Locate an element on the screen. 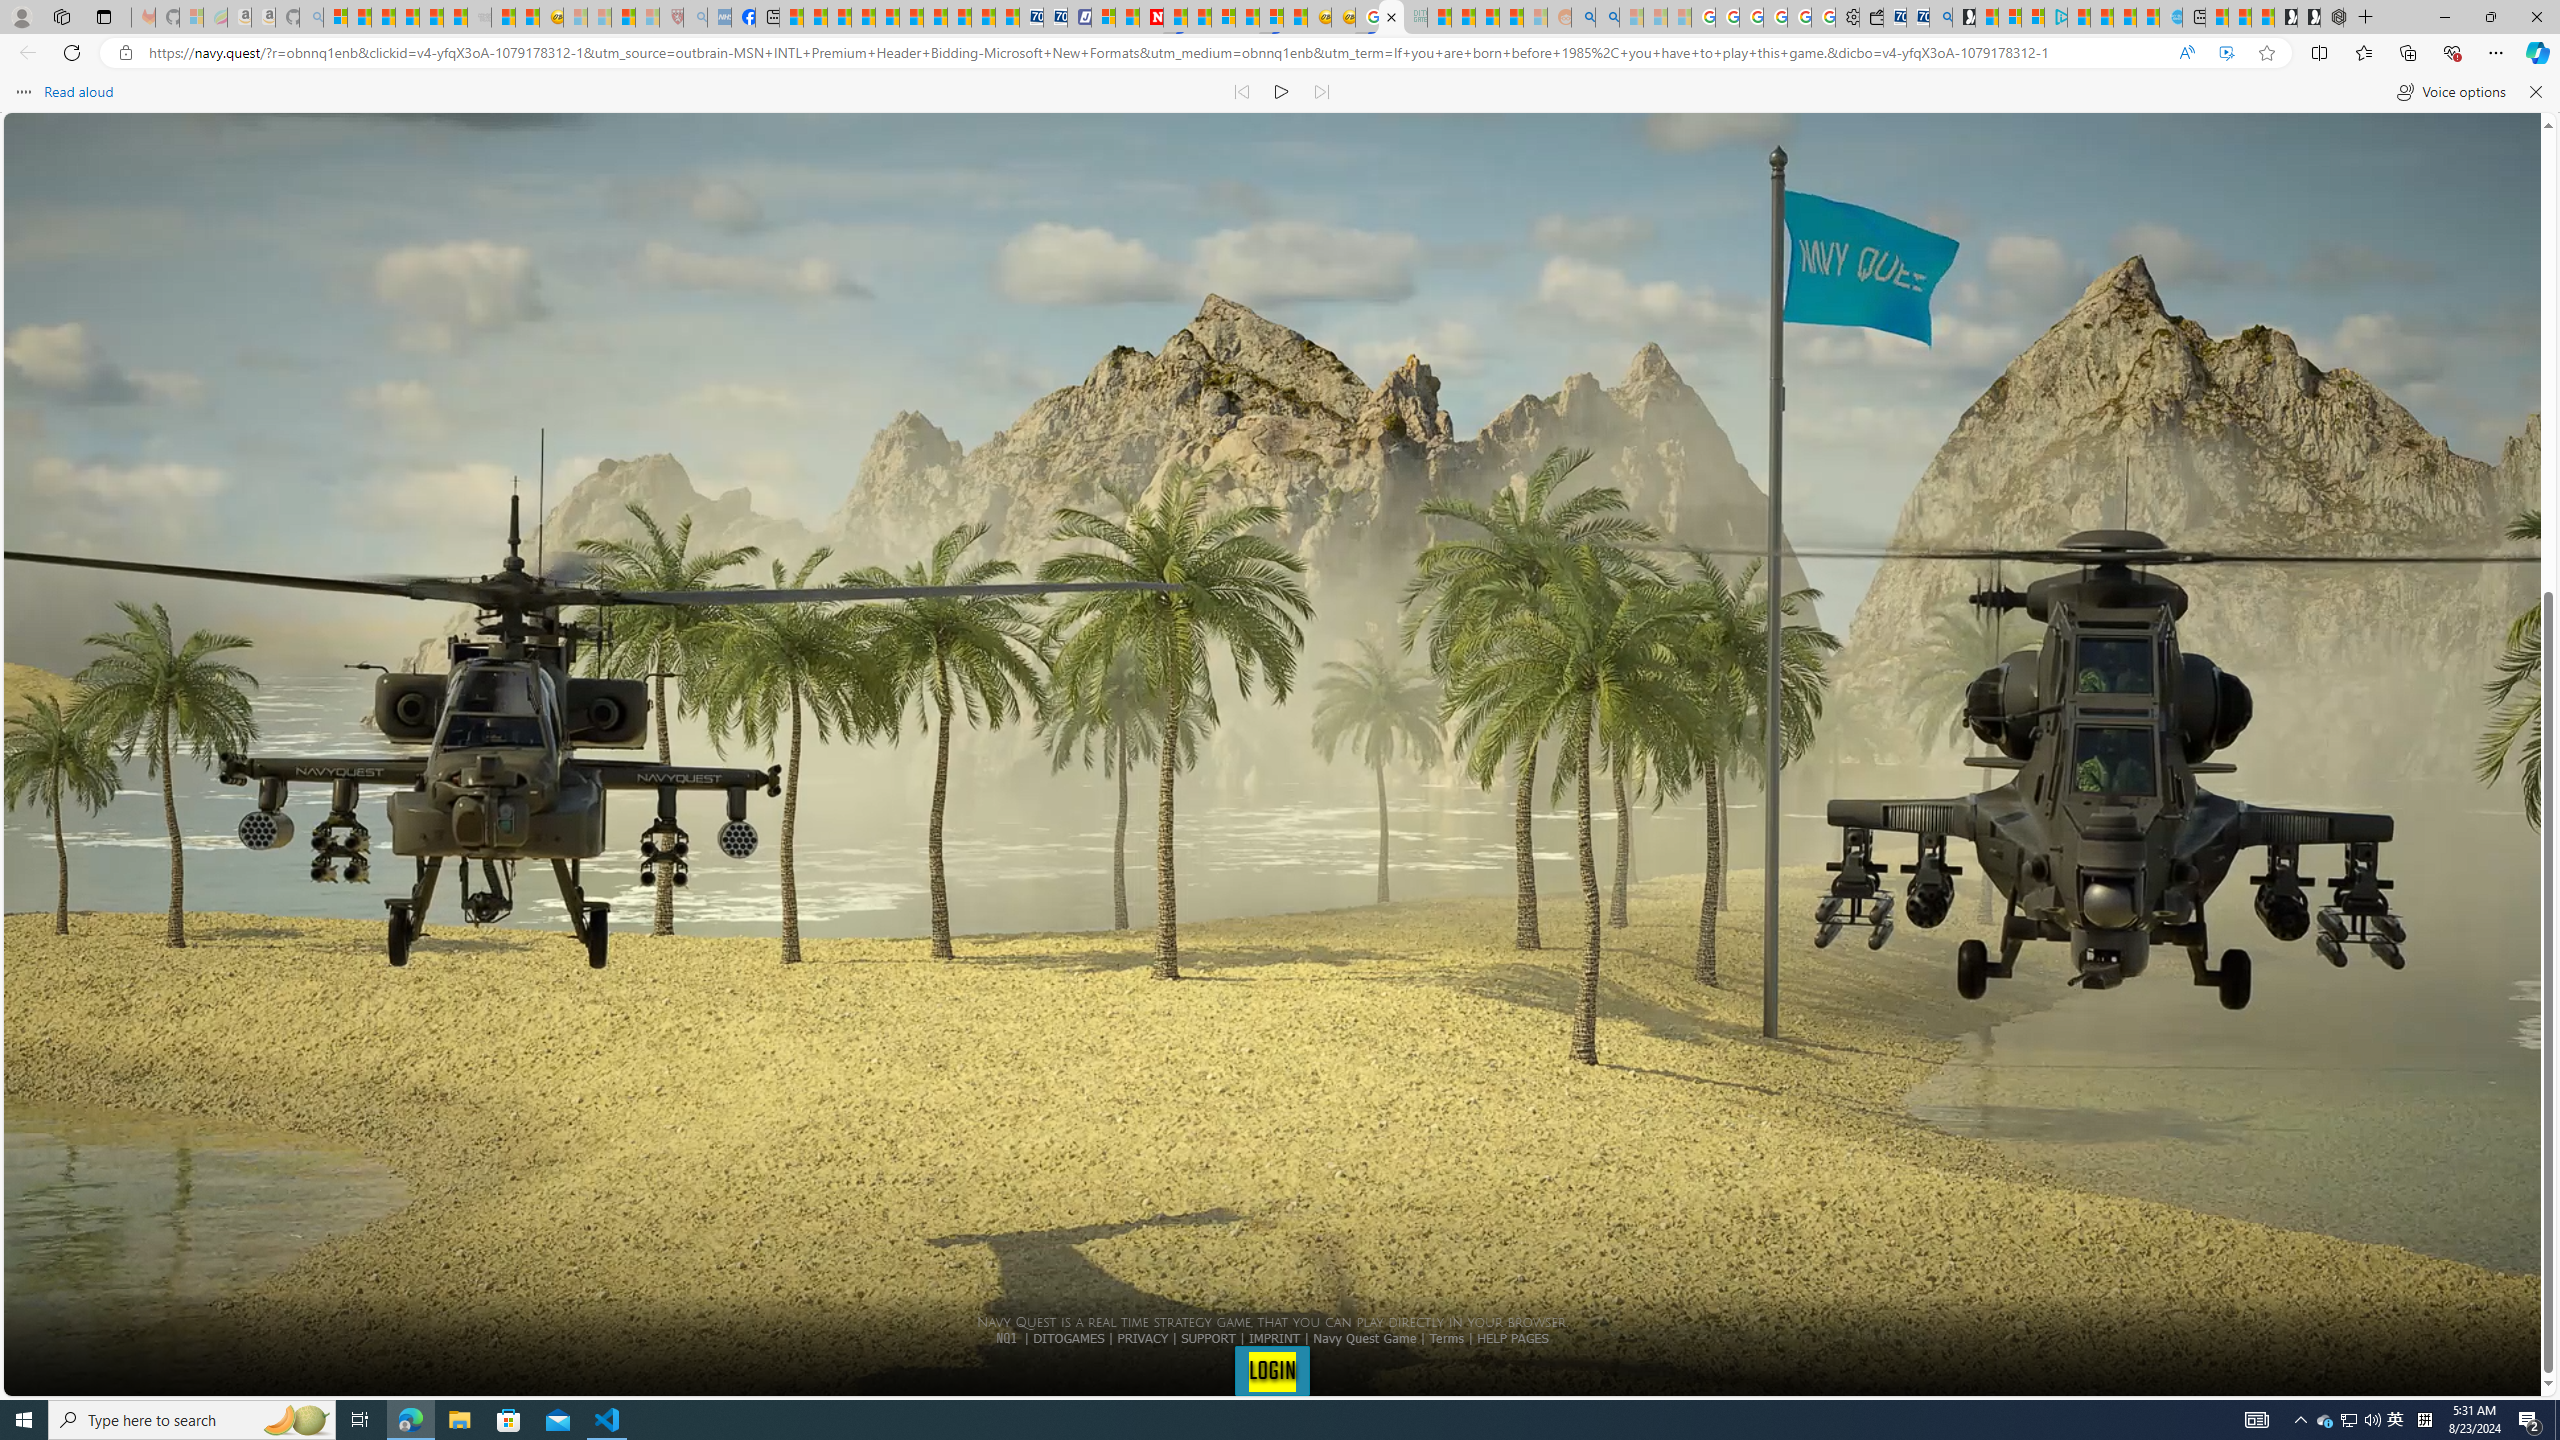  'Wallet' is located at coordinates (1871, 16).